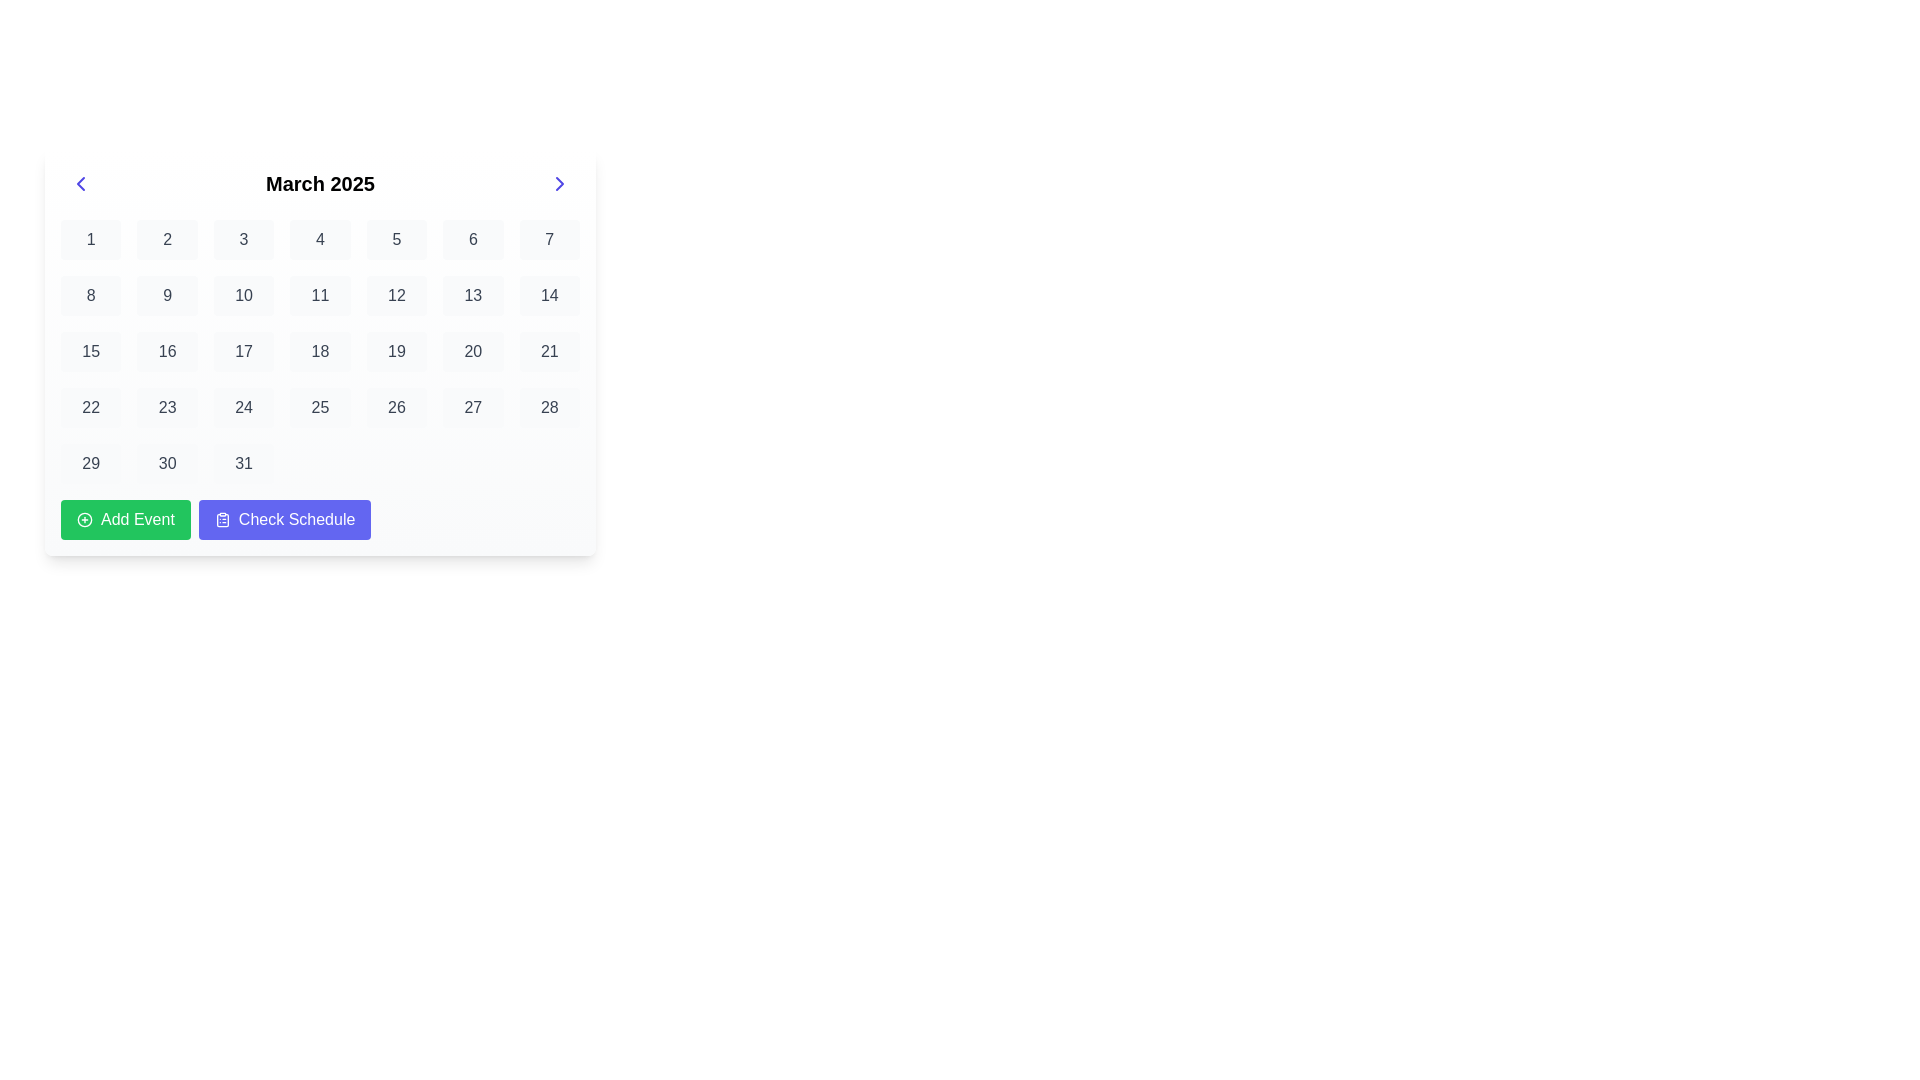 Image resolution: width=1920 pixels, height=1080 pixels. I want to click on the square button with the number '16', which has a light gray background and is located in the third row and second column of the calendar grid, so click(167, 350).